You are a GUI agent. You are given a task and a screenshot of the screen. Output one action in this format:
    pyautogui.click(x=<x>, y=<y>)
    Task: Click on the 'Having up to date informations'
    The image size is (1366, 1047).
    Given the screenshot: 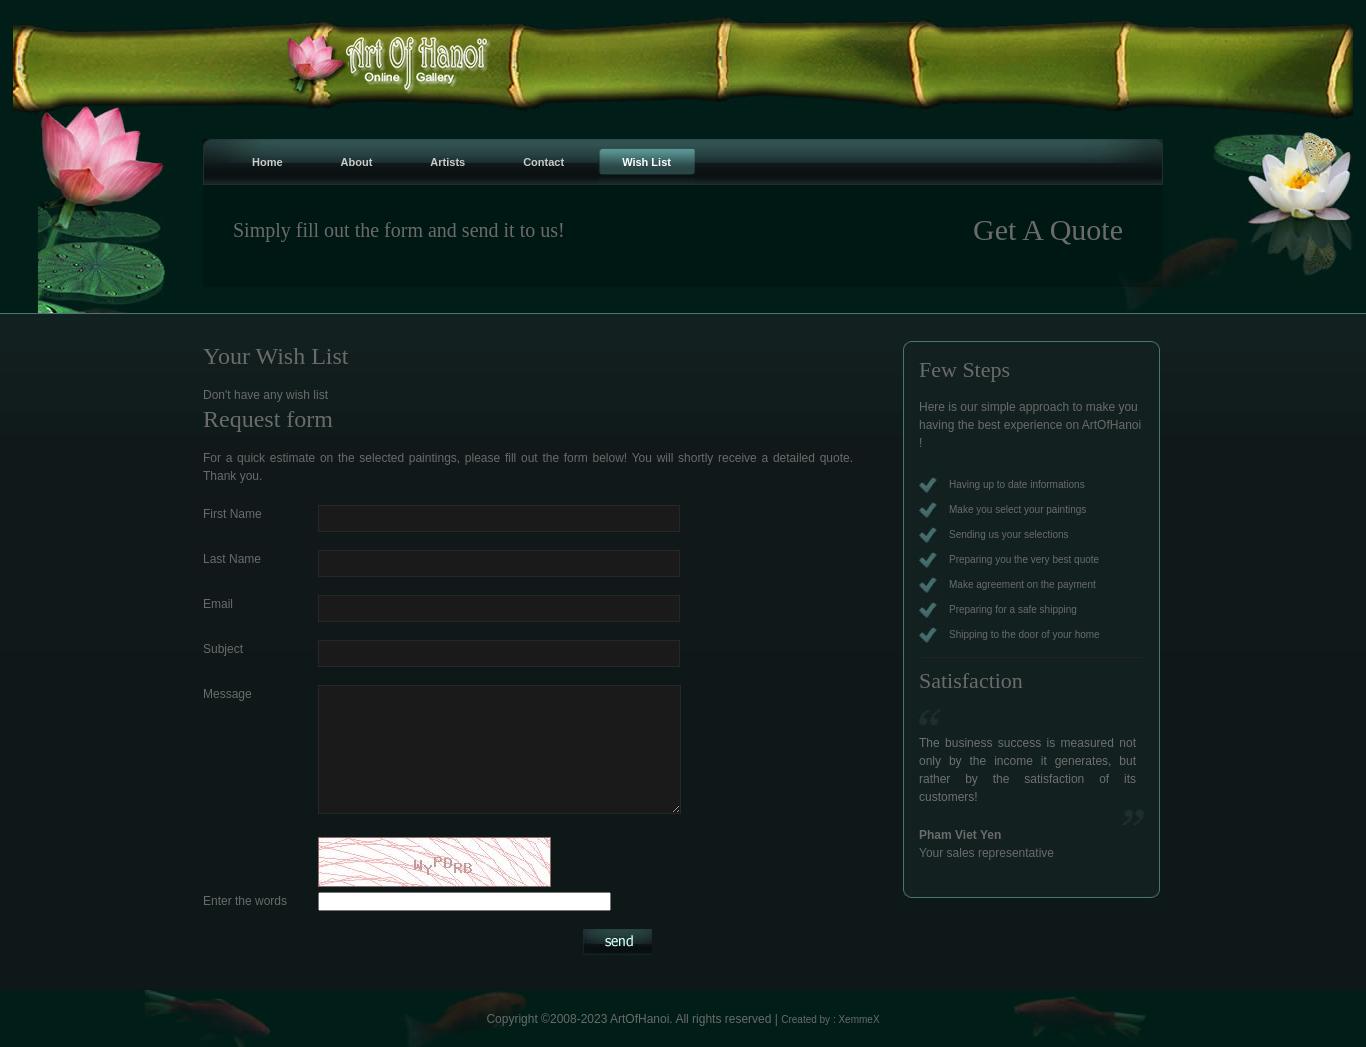 What is the action you would take?
    pyautogui.click(x=1016, y=483)
    